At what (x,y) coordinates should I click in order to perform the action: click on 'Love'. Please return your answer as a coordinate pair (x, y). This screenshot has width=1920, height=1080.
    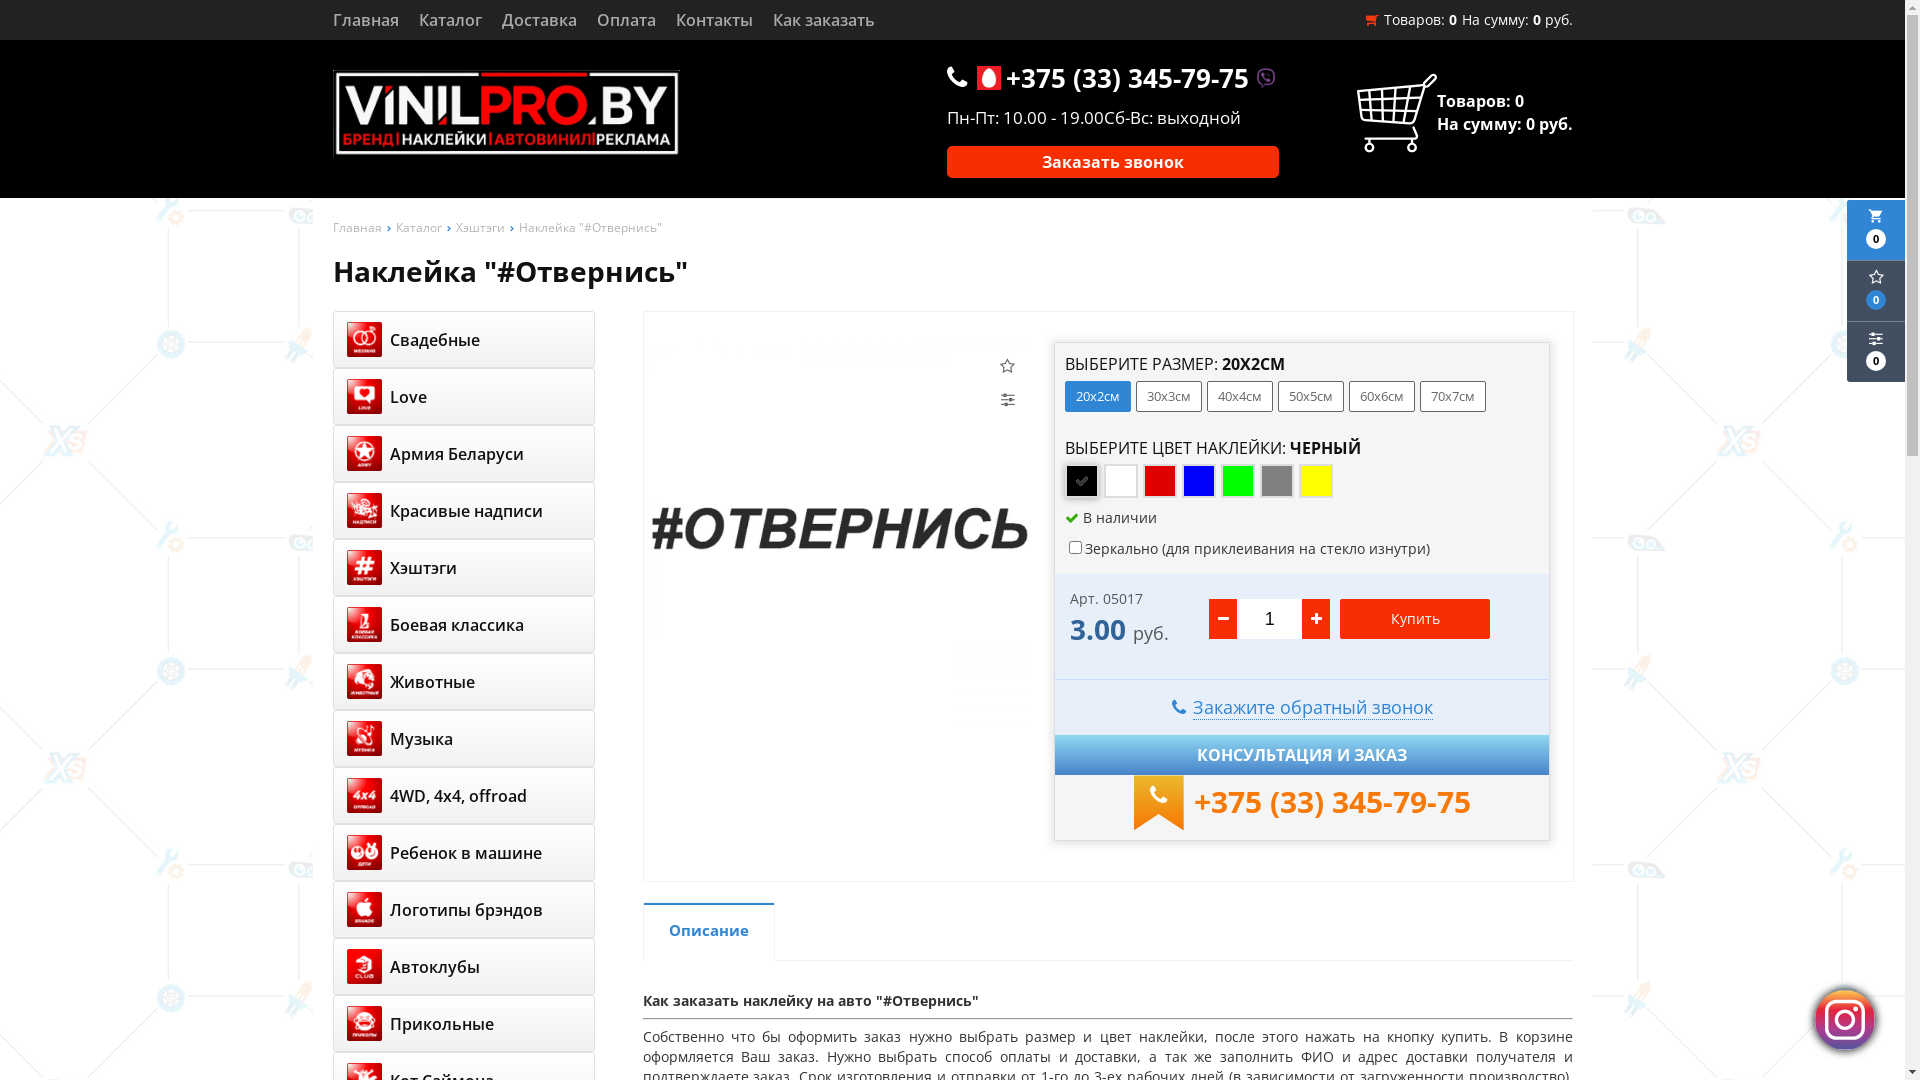
    Looking at the image, I should click on (461, 396).